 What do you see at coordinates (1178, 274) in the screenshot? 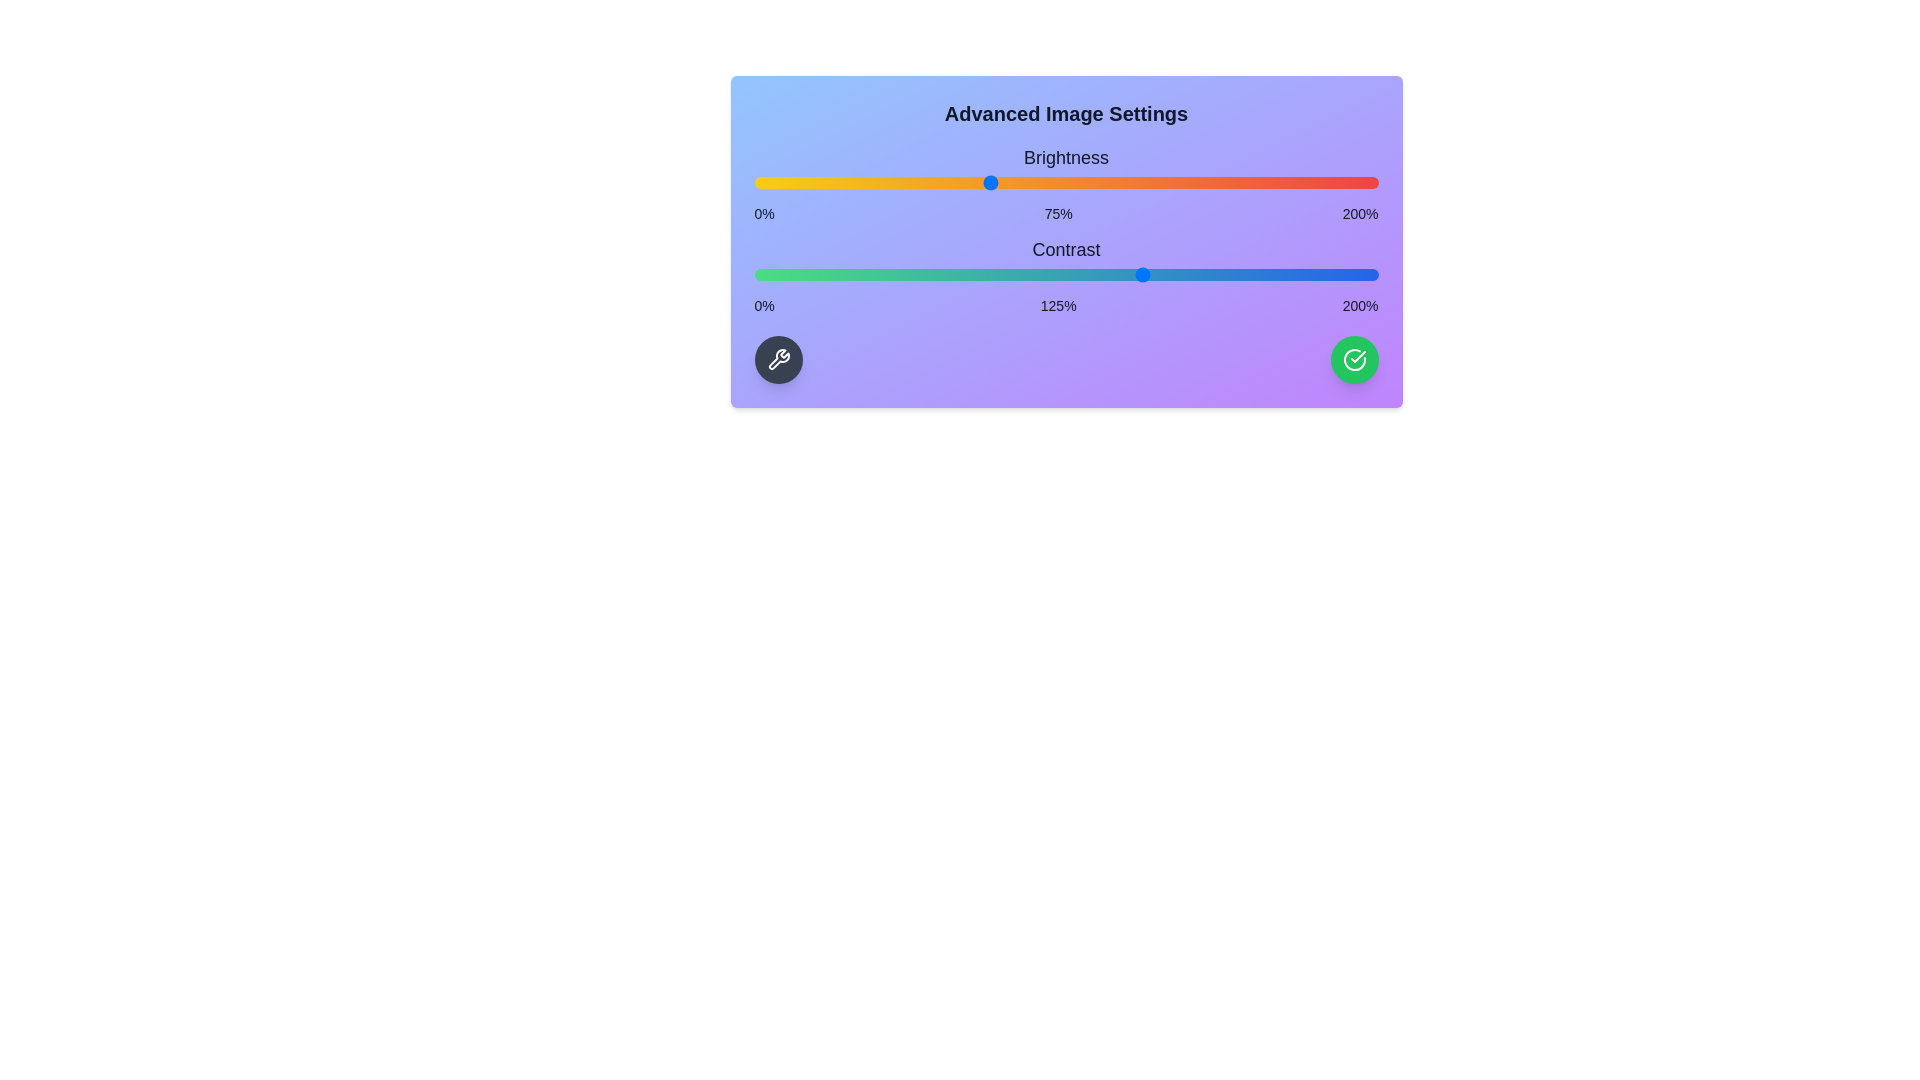
I see `the contrast slider to 136%` at bounding box center [1178, 274].